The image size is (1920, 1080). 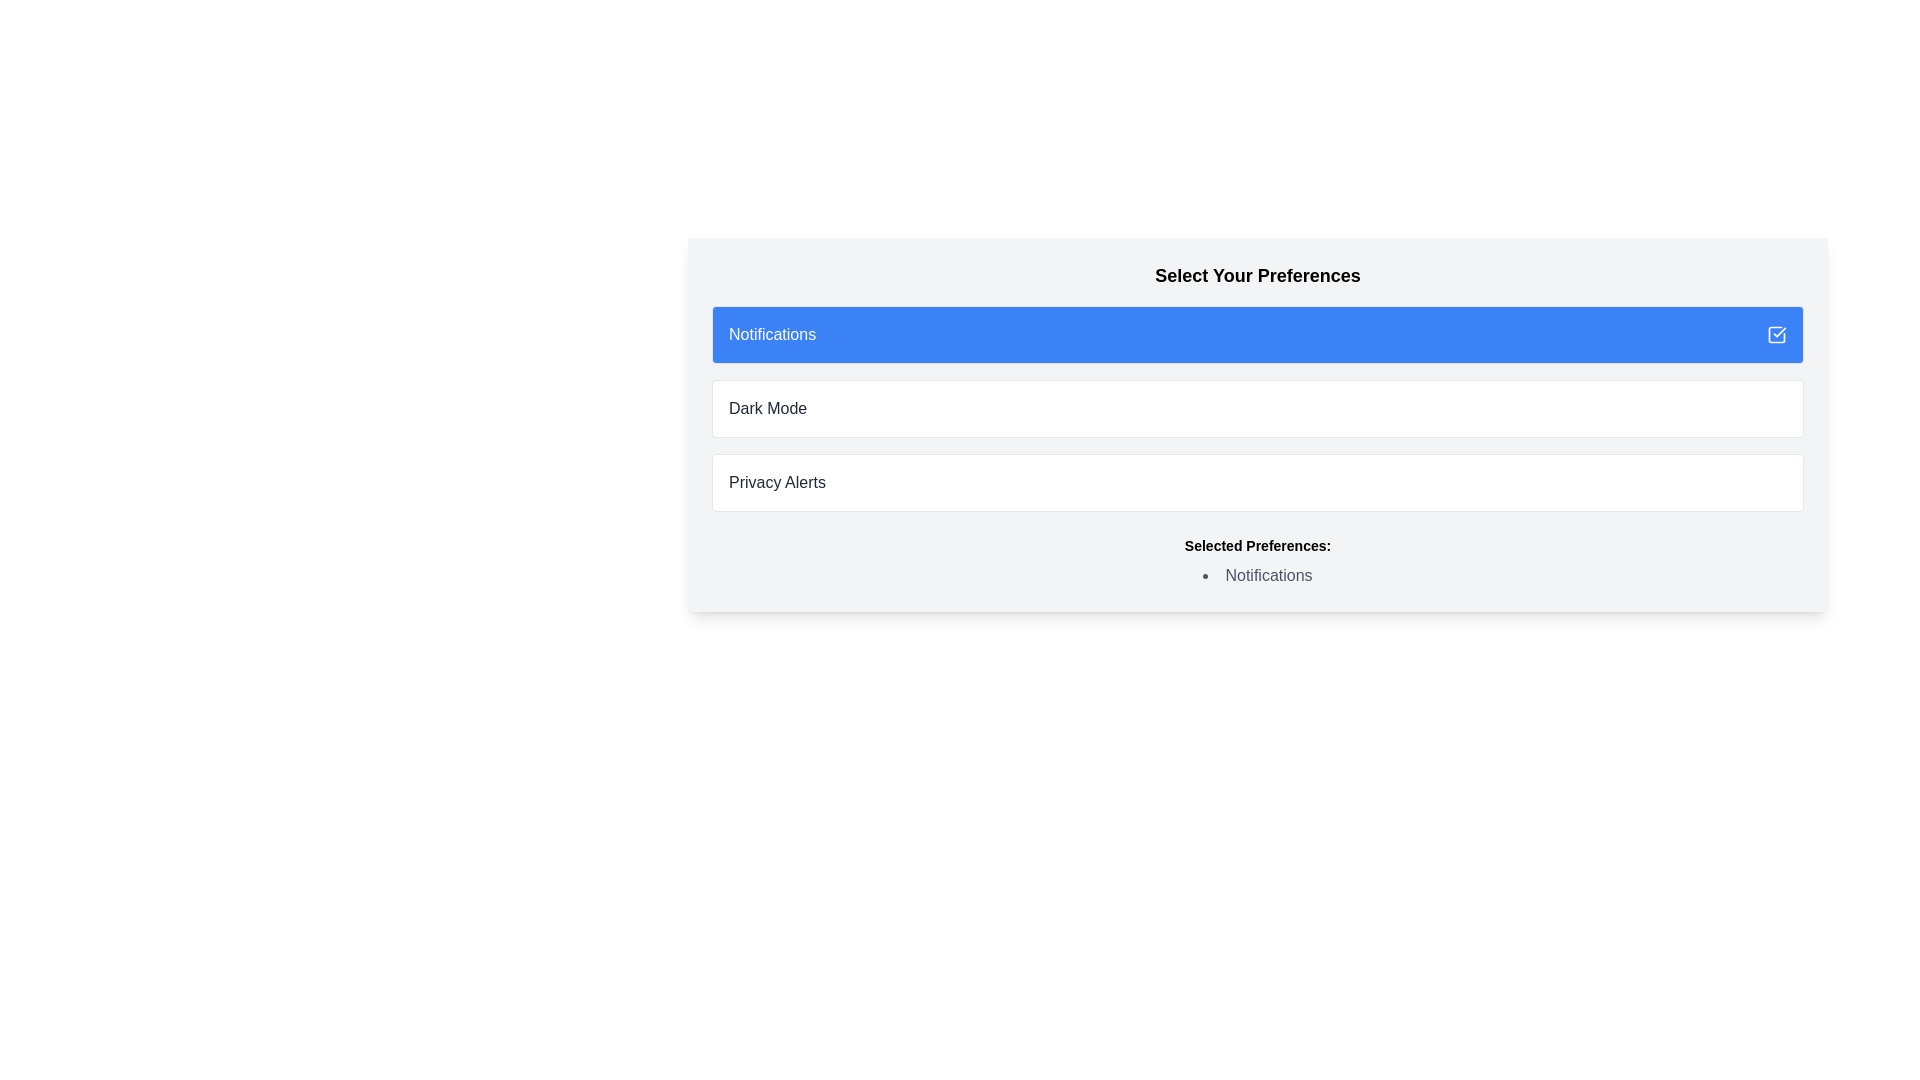 I want to click on the label that denotes a selectable preference option located in the third content block under the 'Select Your Preferences' section, so click(x=776, y=482).